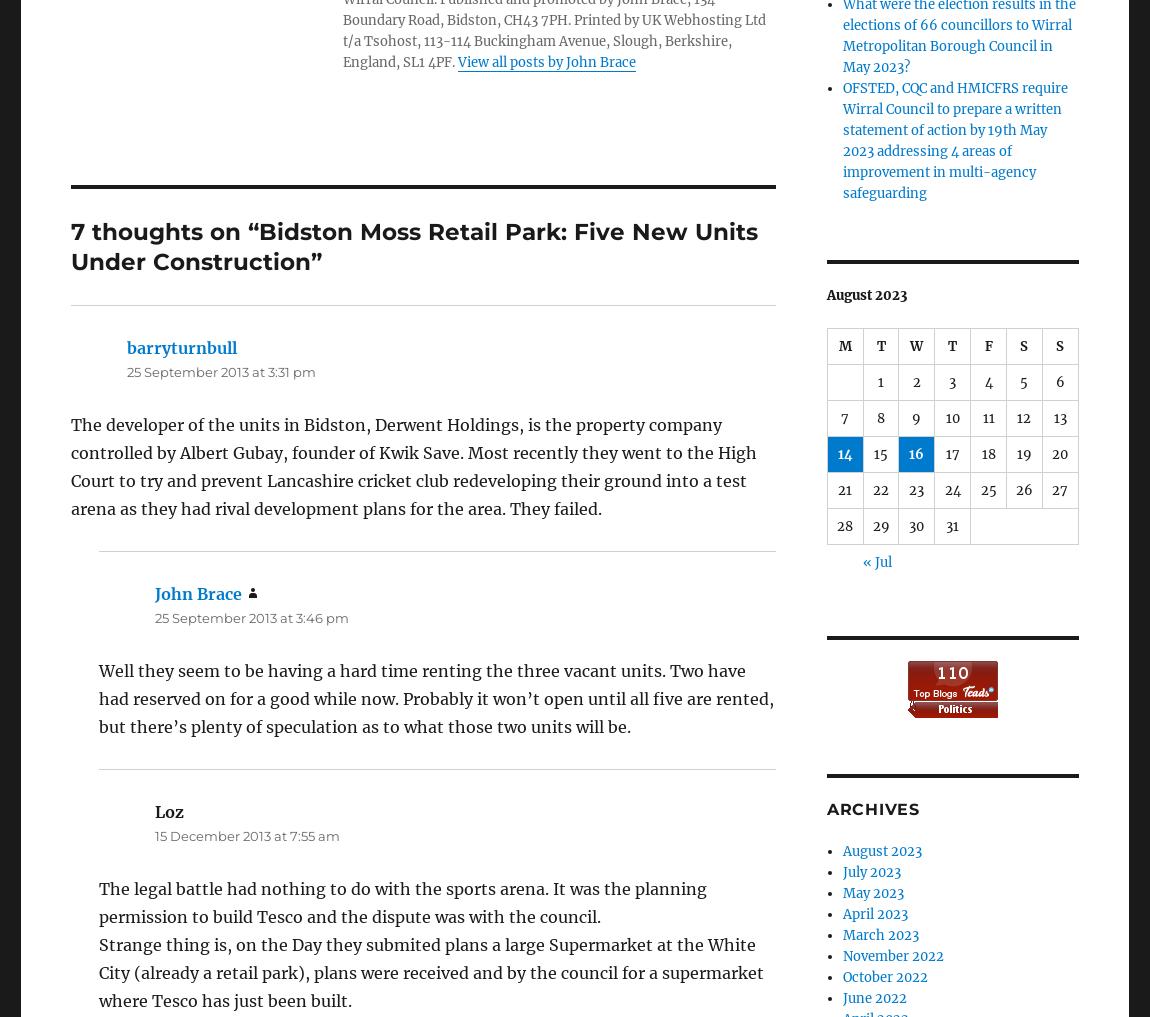 This screenshot has width=1150, height=1017. I want to click on '11', so click(981, 418).